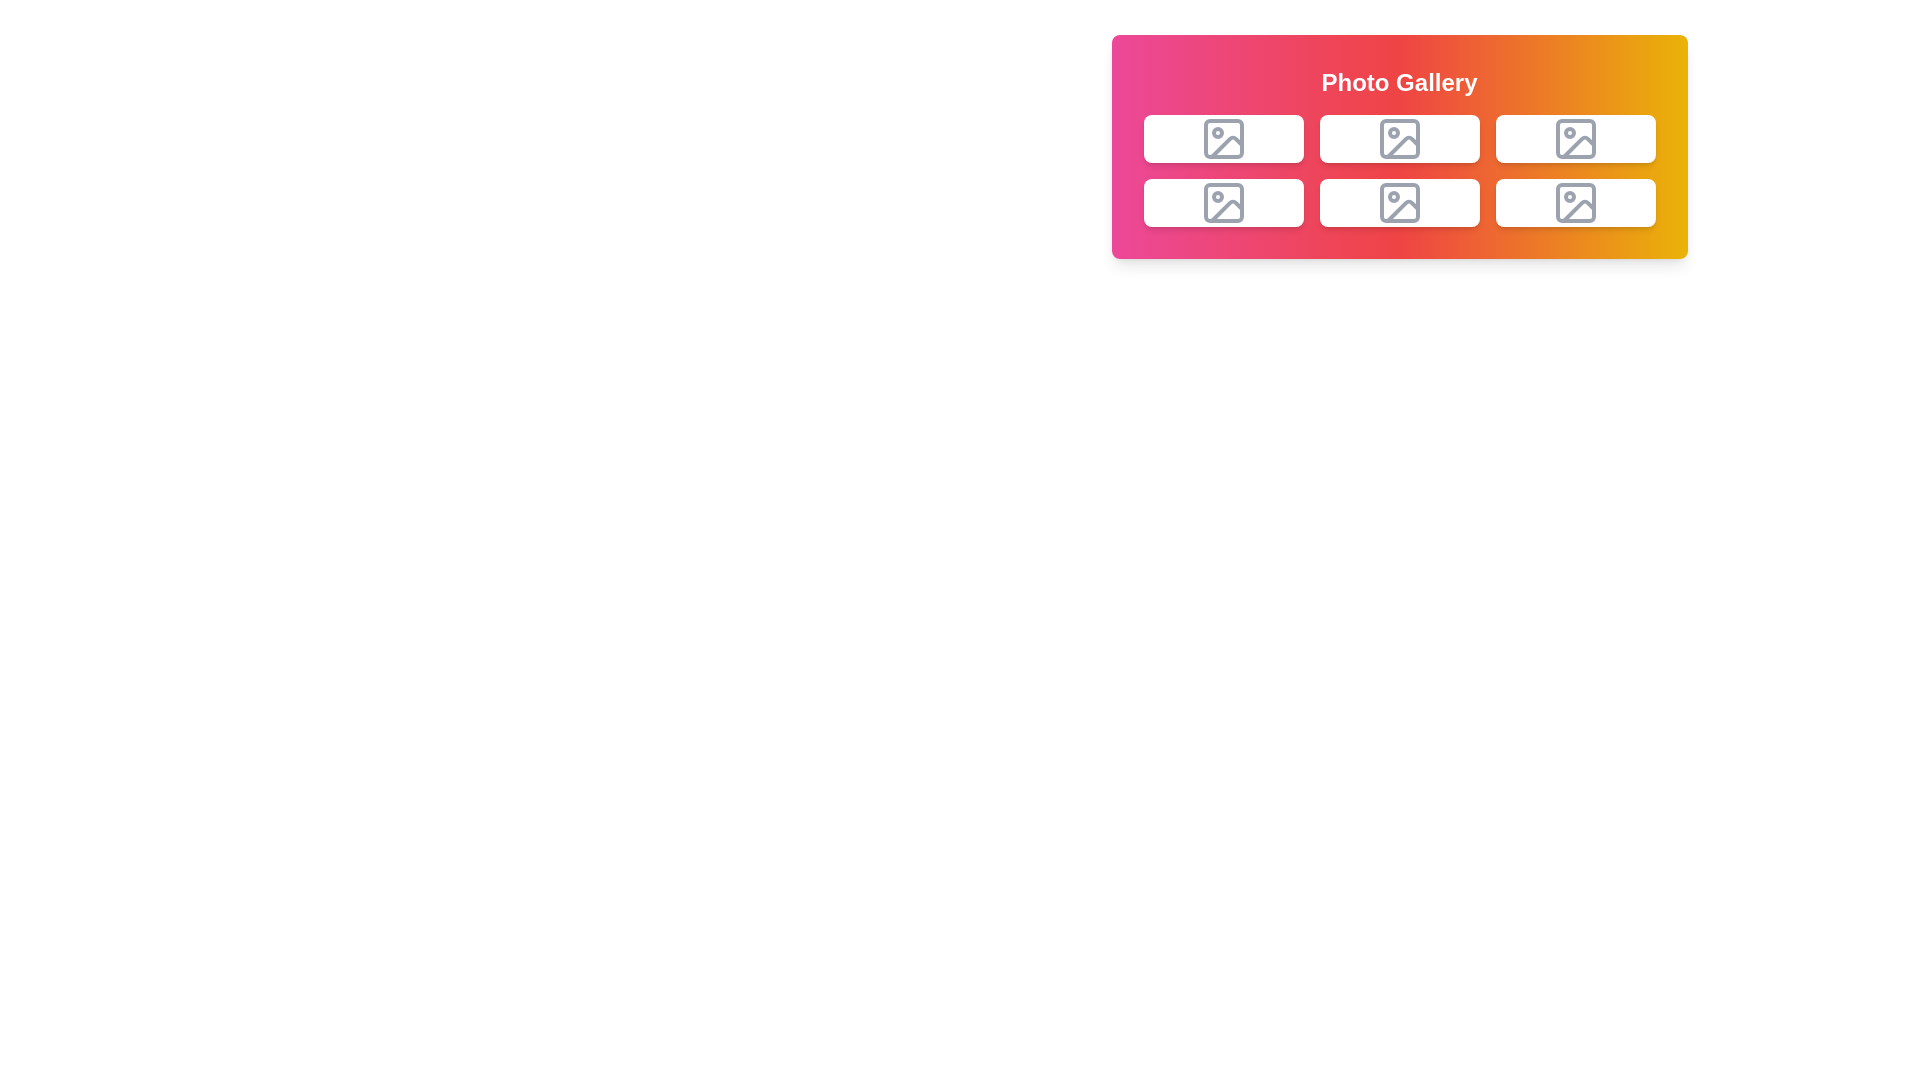 The width and height of the screenshot is (1920, 1080). I want to click on the interactive tile located, so click(1574, 137).